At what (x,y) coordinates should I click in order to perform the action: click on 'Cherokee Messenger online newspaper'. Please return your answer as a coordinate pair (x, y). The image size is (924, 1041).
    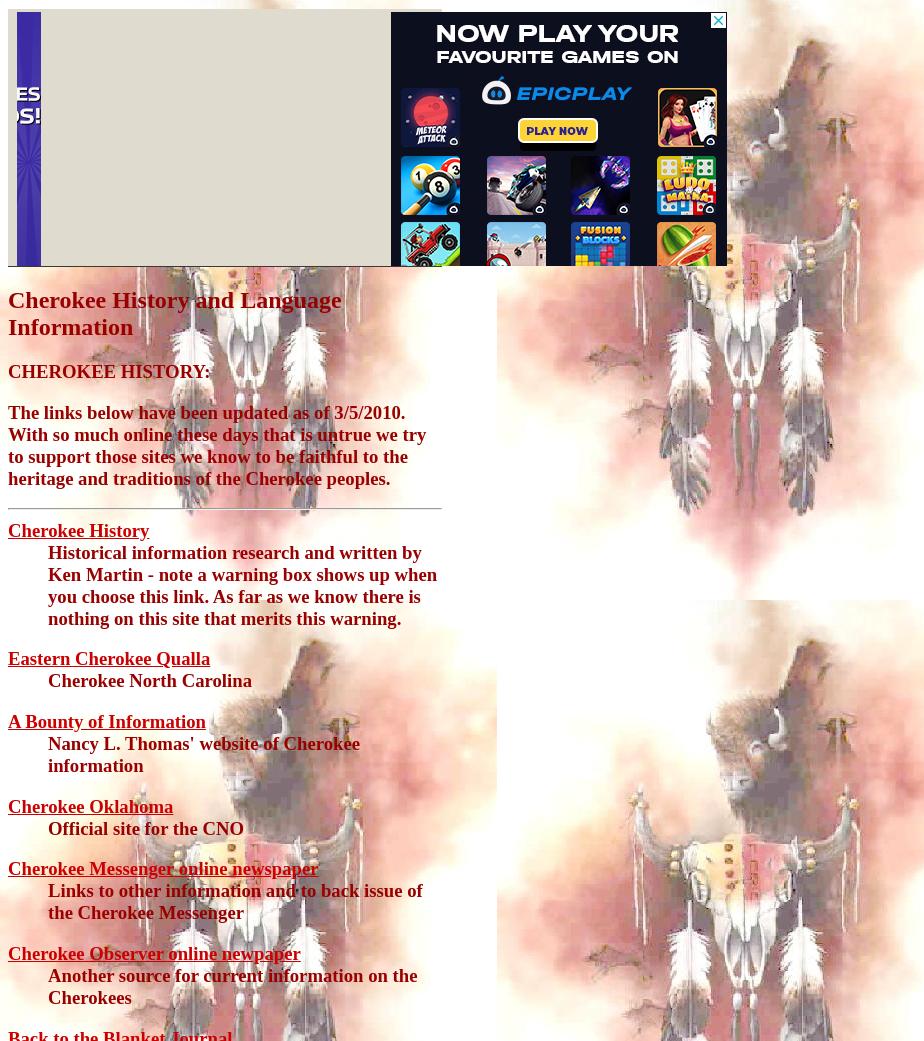
    Looking at the image, I should click on (162, 867).